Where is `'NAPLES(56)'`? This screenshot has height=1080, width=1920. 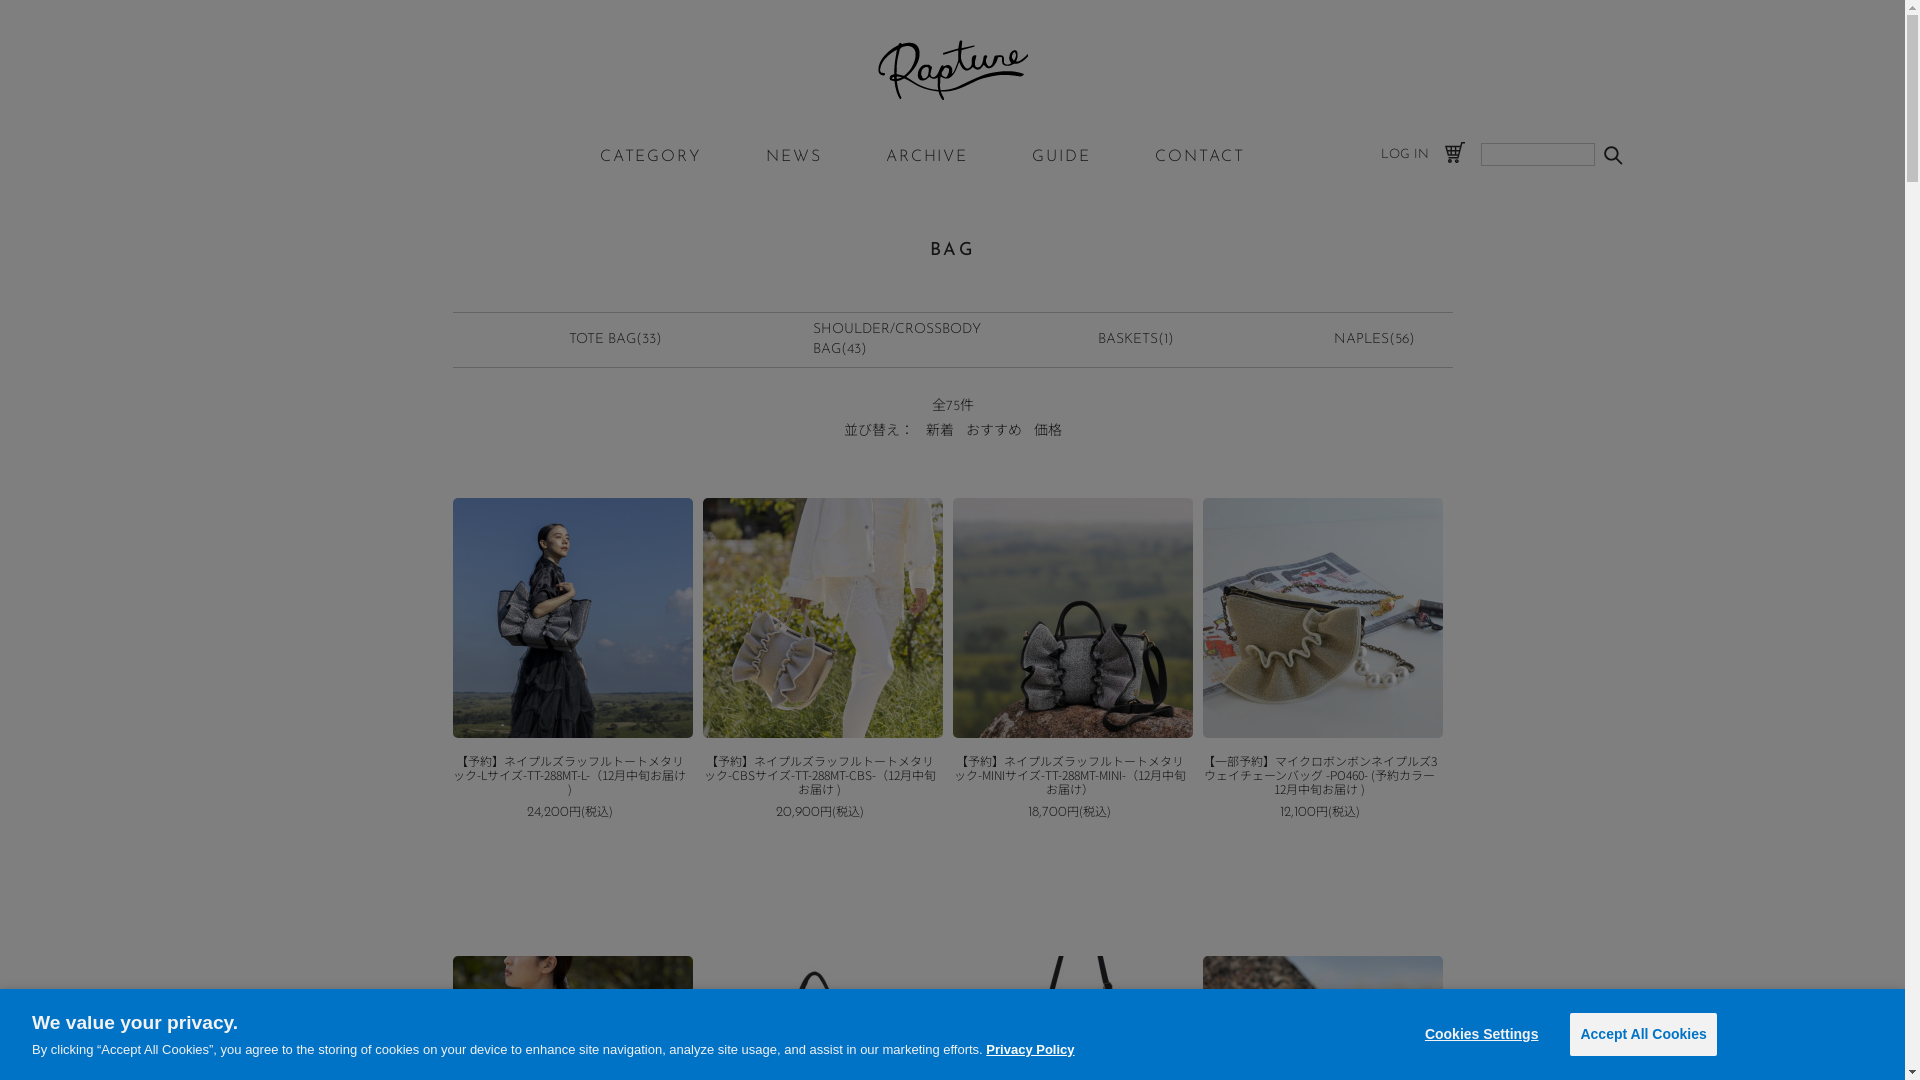 'NAPLES(56)' is located at coordinates (1334, 338).